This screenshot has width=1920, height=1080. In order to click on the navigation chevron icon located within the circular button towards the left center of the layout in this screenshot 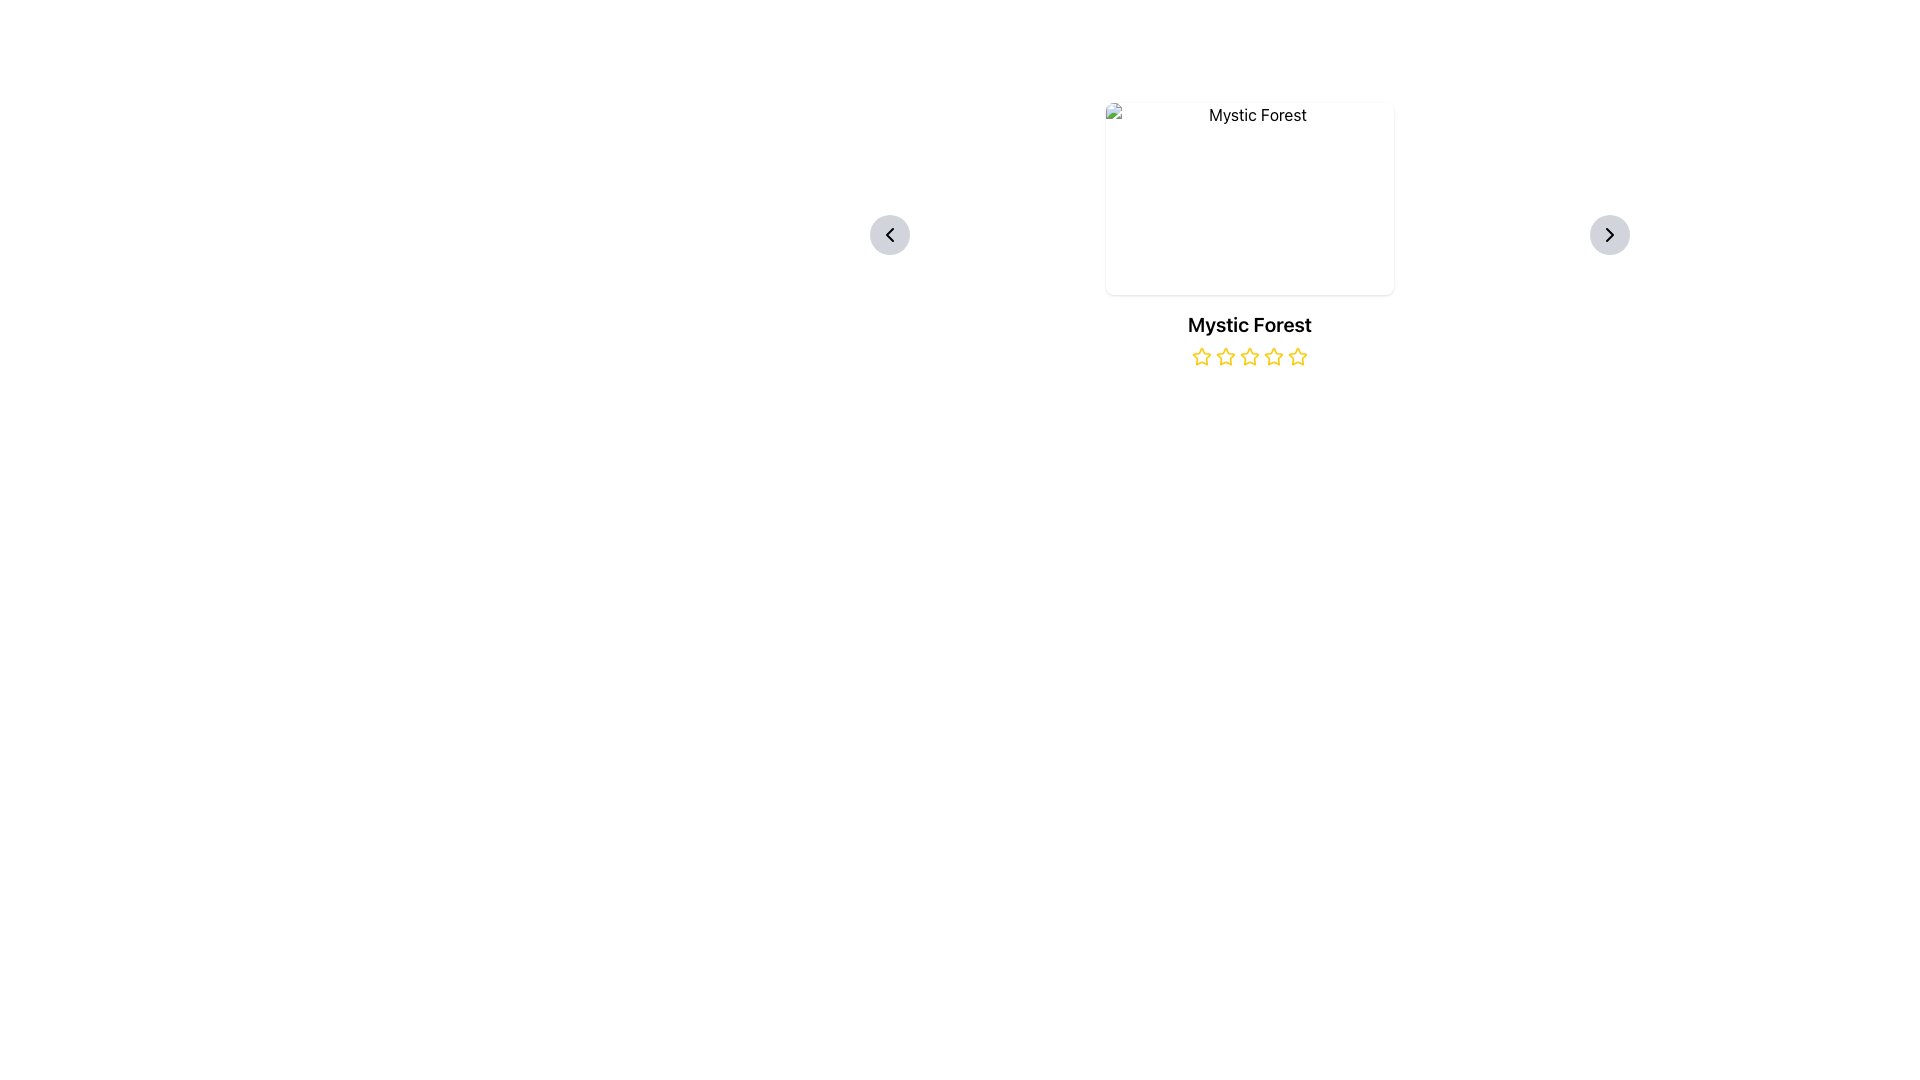, I will do `click(888, 234)`.